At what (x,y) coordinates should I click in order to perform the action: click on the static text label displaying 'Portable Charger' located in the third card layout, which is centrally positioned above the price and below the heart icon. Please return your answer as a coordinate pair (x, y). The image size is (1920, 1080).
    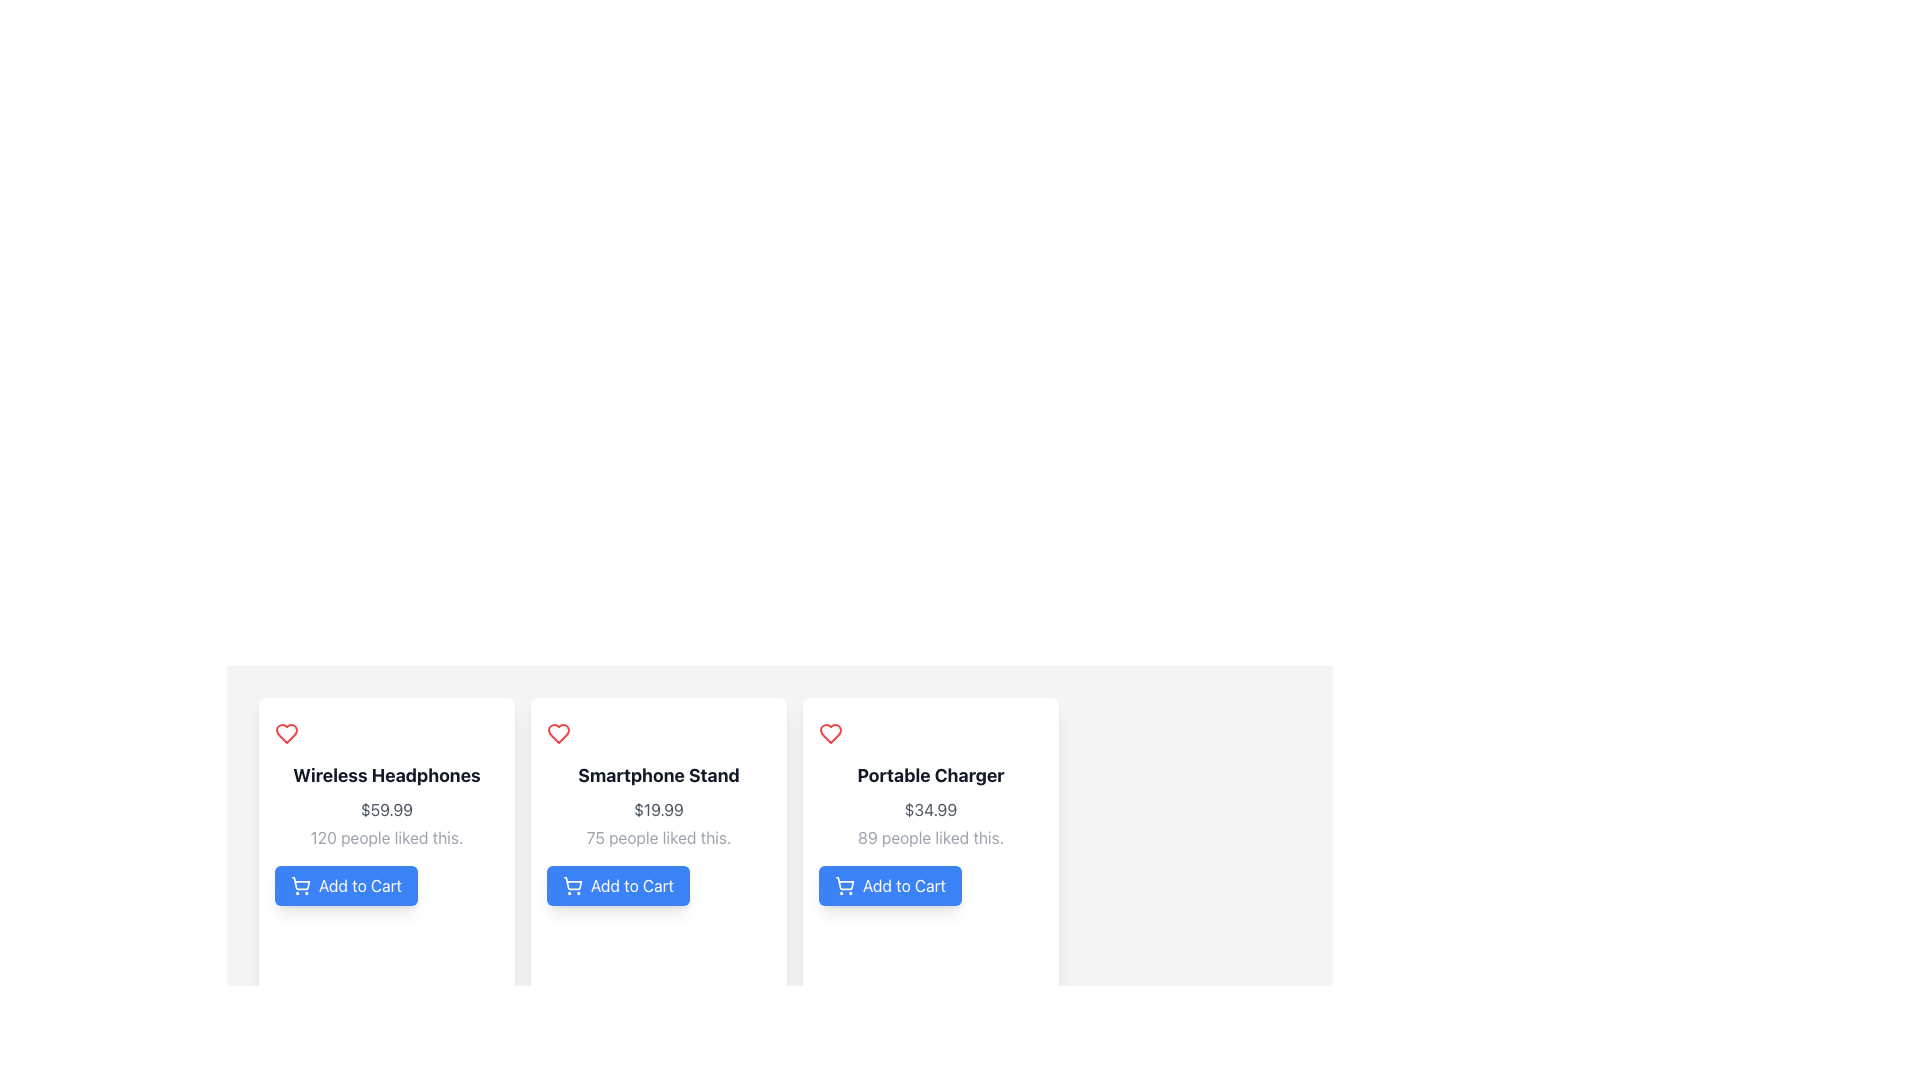
    Looking at the image, I should click on (930, 774).